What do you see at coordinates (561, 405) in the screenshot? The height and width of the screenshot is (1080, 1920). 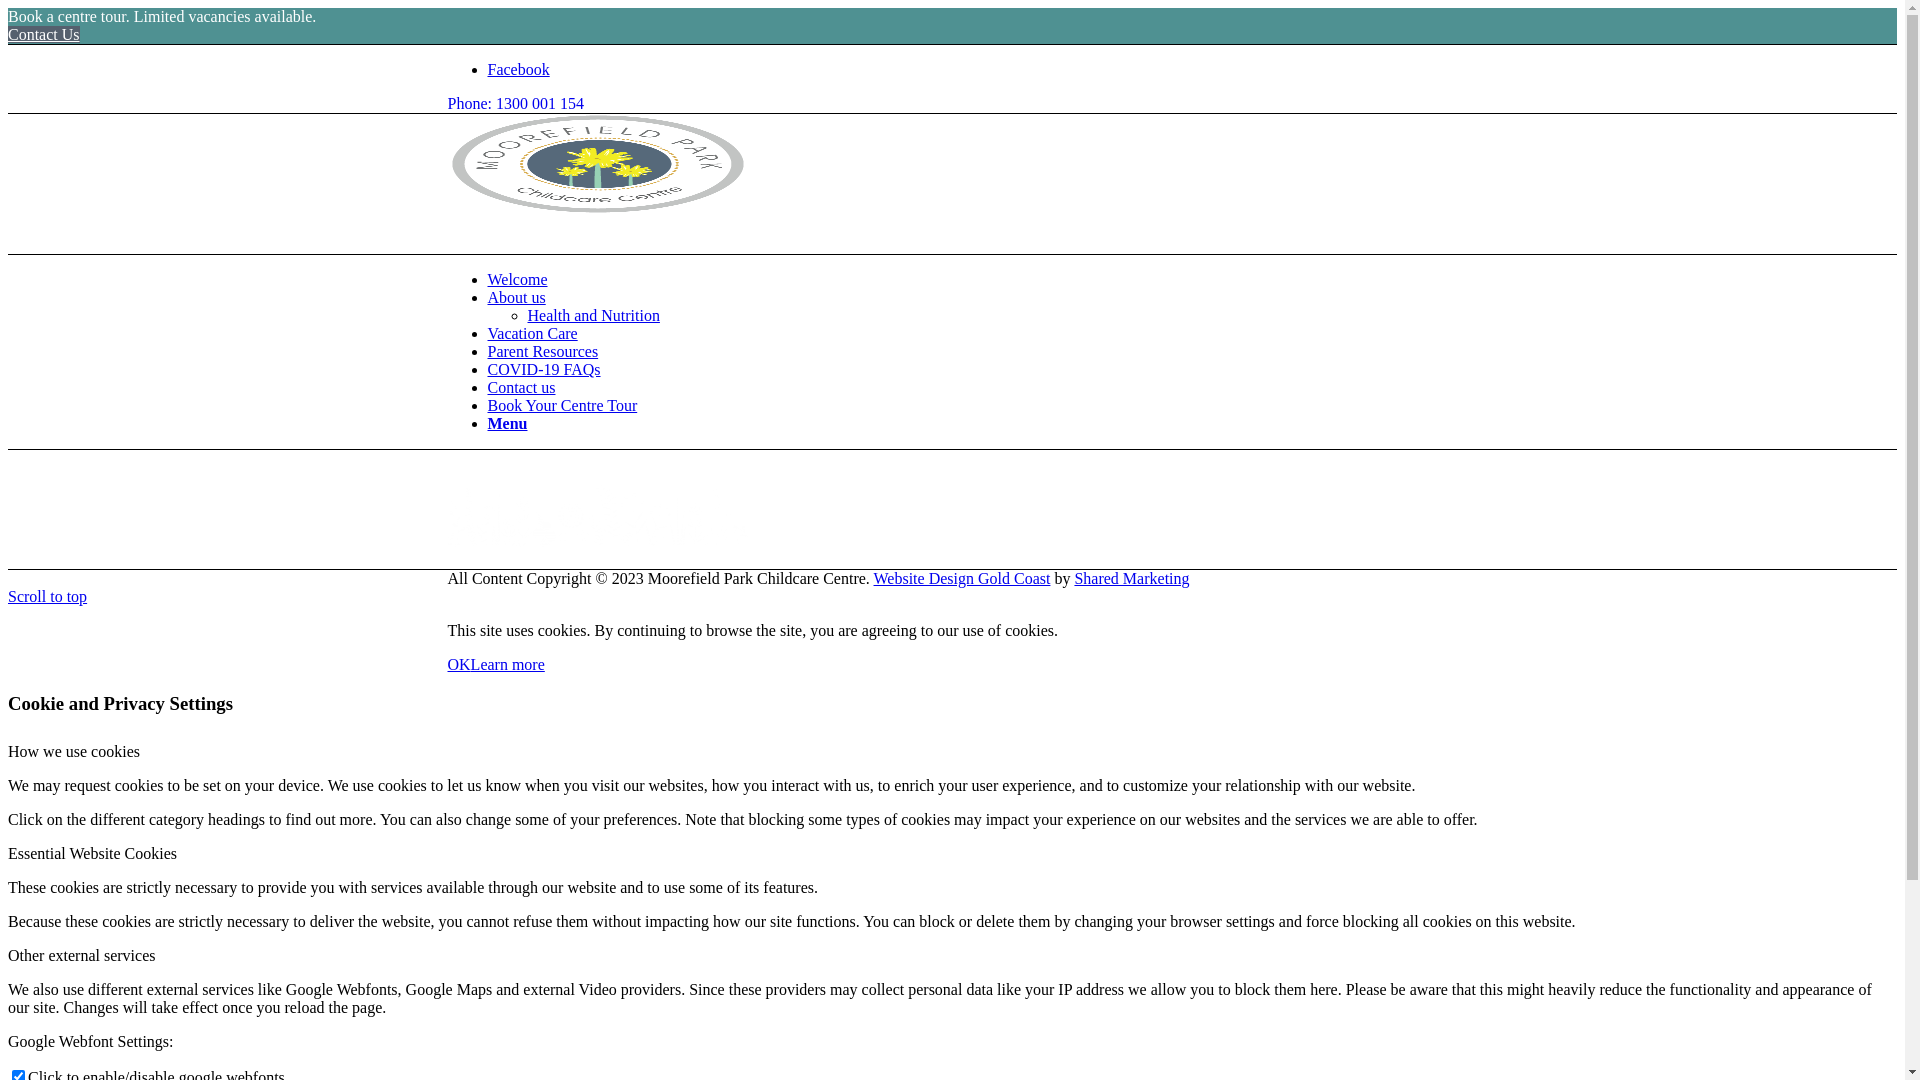 I see `'Book Your Centre Tour'` at bounding box center [561, 405].